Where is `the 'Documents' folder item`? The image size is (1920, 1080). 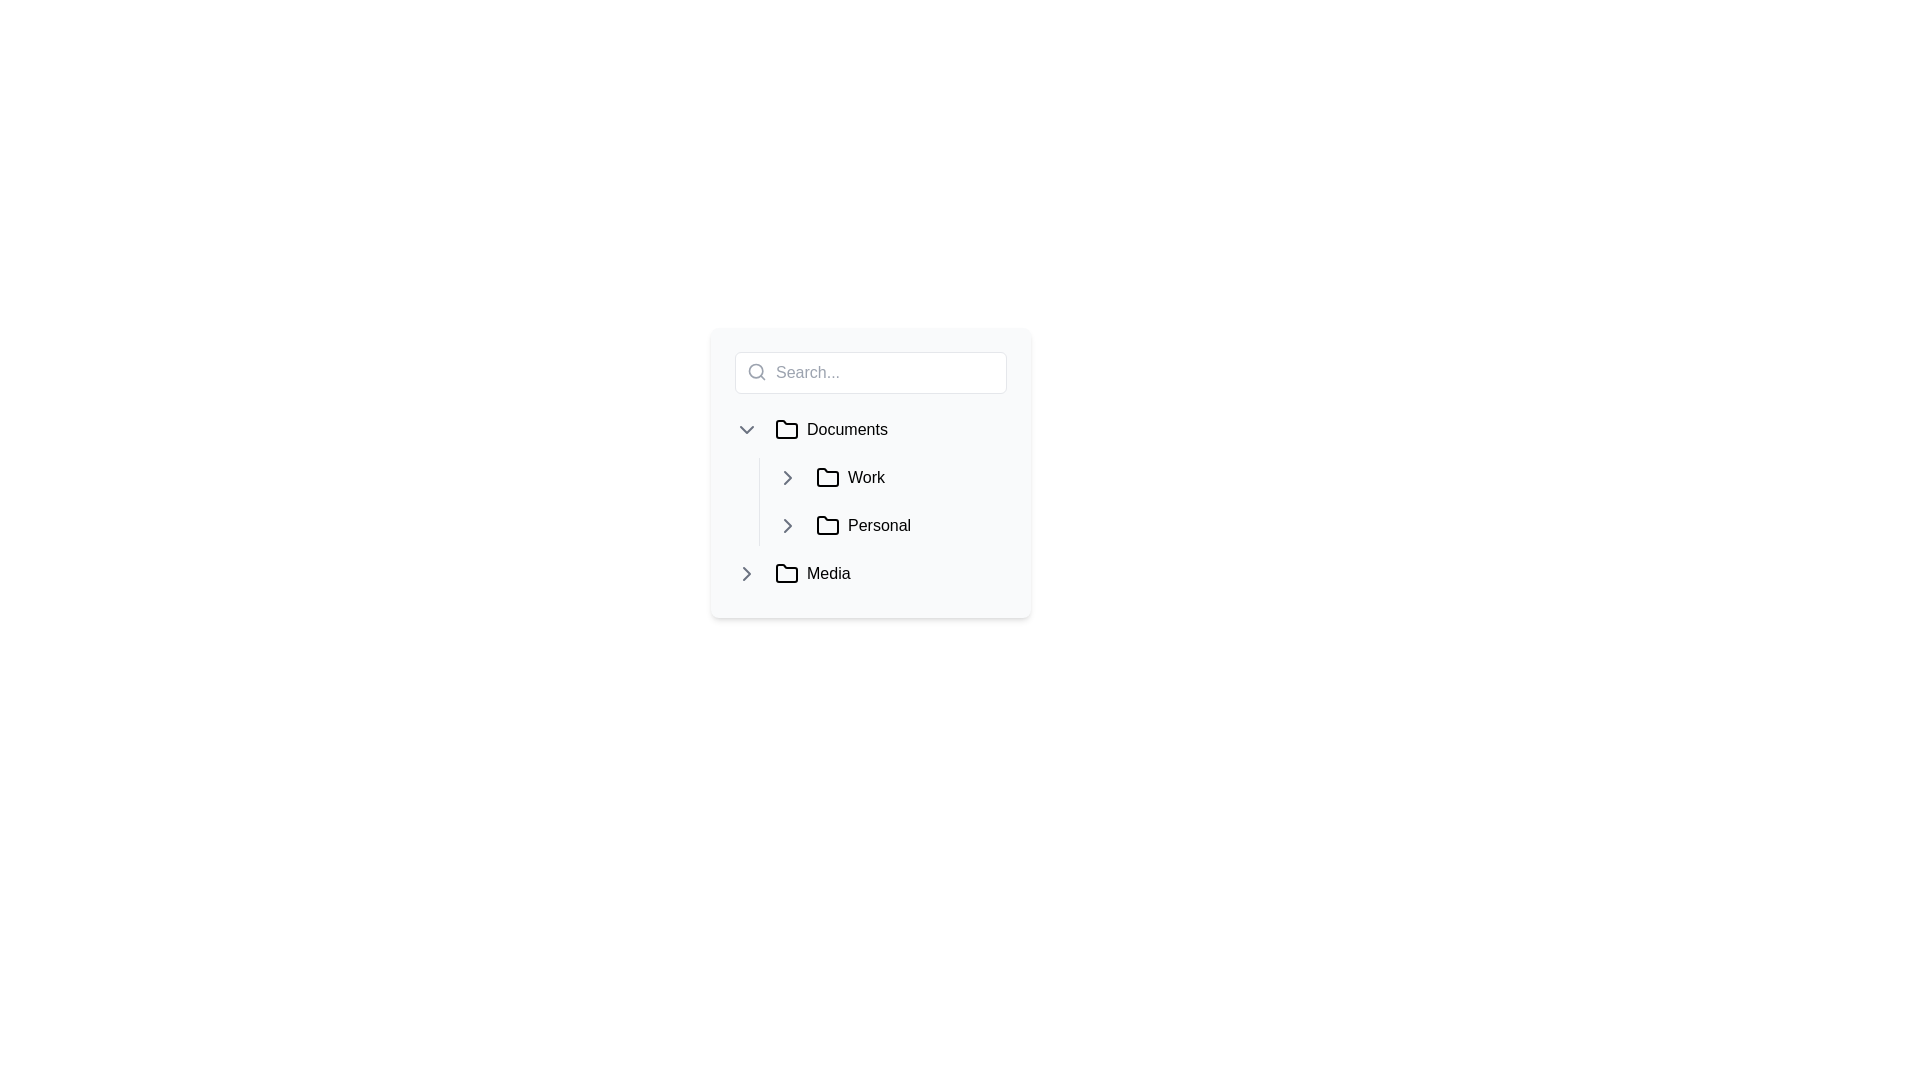
the 'Documents' folder item is located at coordinates (870, 428).